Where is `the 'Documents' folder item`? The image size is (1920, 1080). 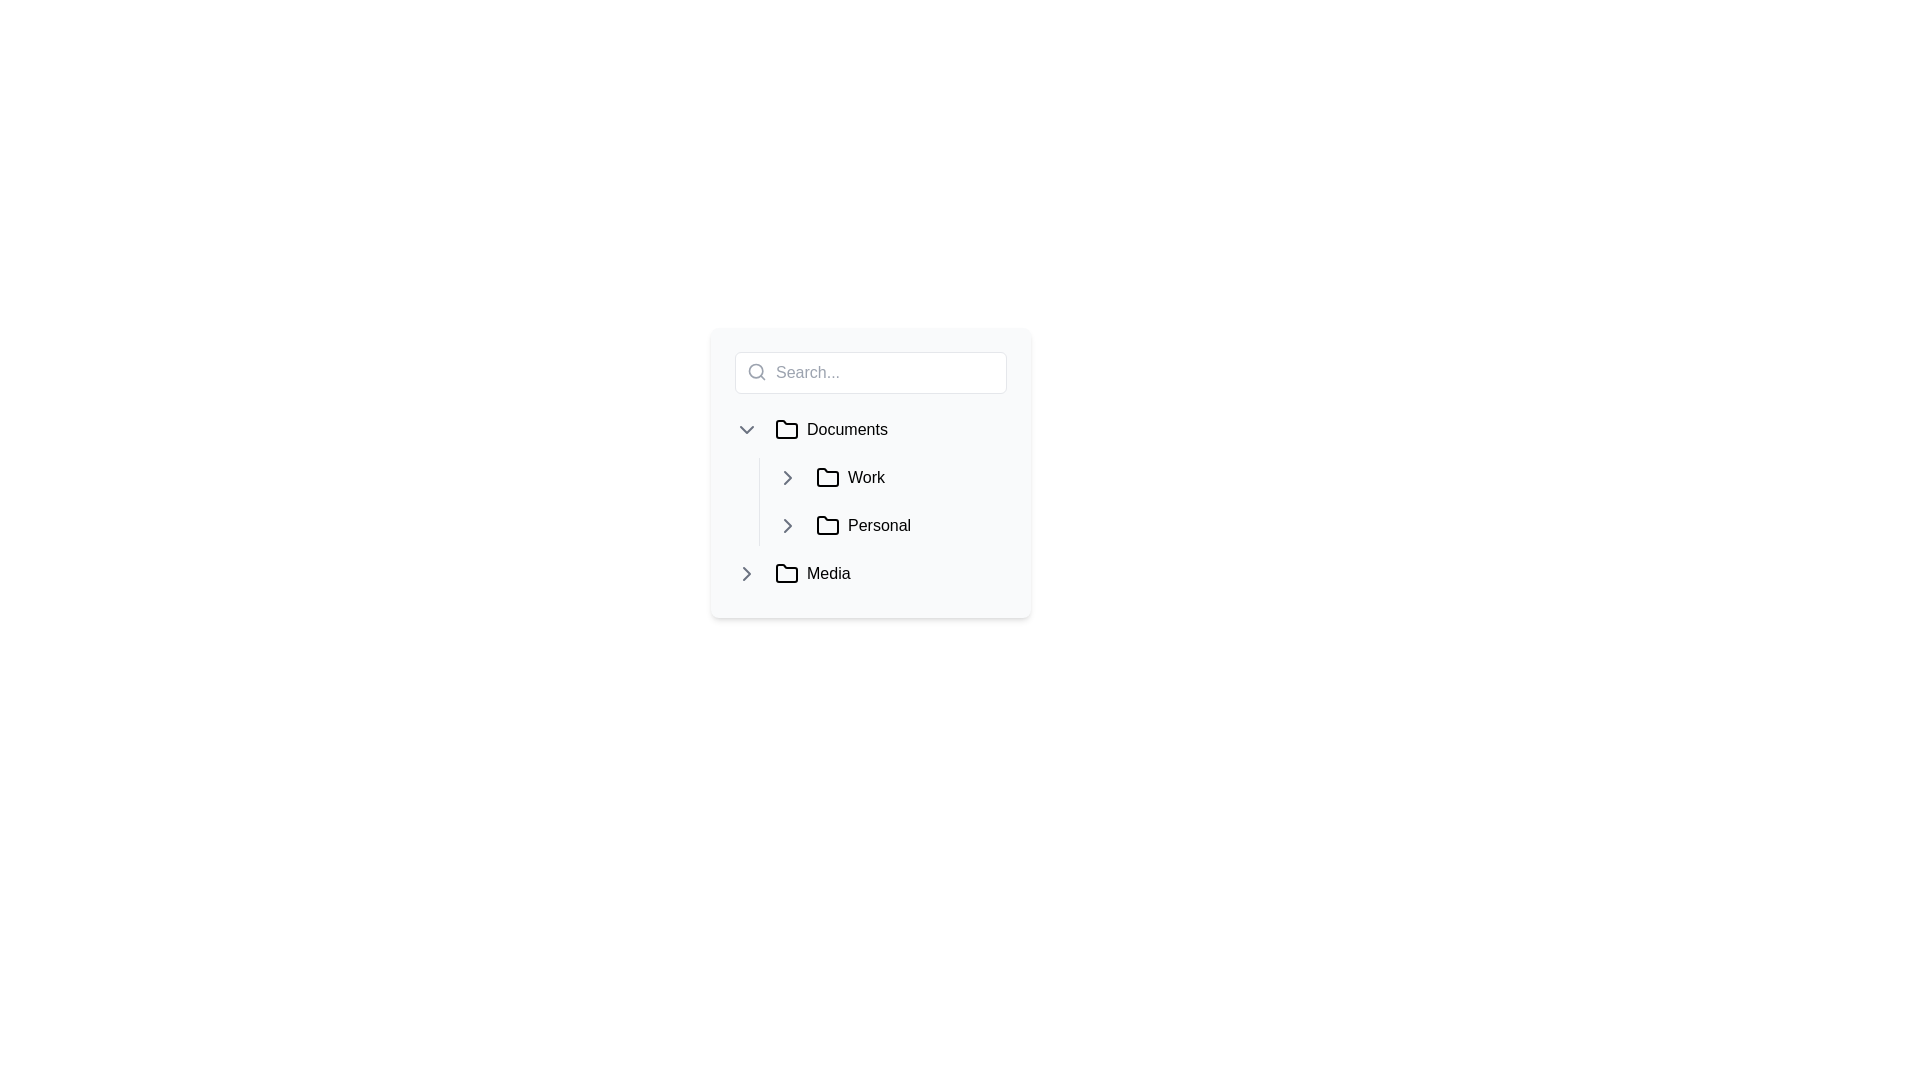
the 'Documents' folder item is located at coordinates (870, 428).